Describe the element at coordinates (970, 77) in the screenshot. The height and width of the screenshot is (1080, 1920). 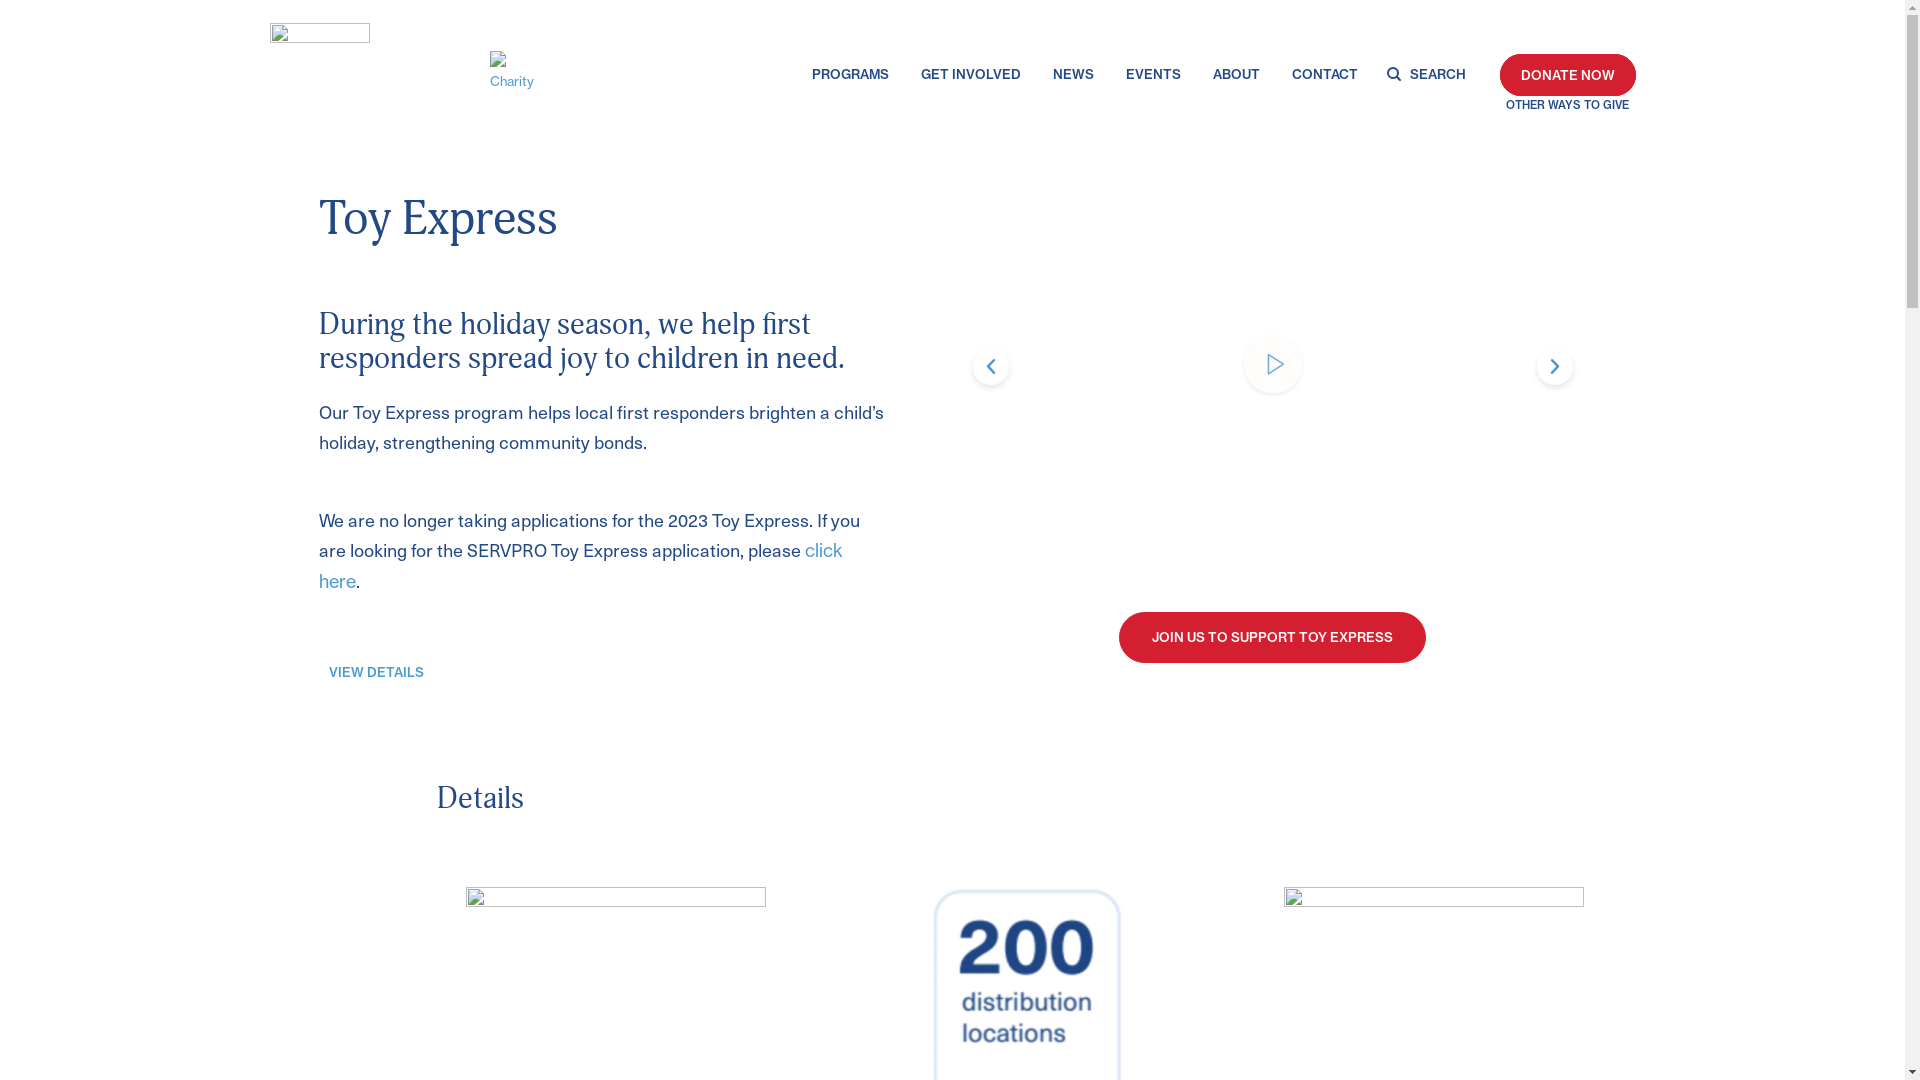
I see `'GET INVOLVED'` at that location.